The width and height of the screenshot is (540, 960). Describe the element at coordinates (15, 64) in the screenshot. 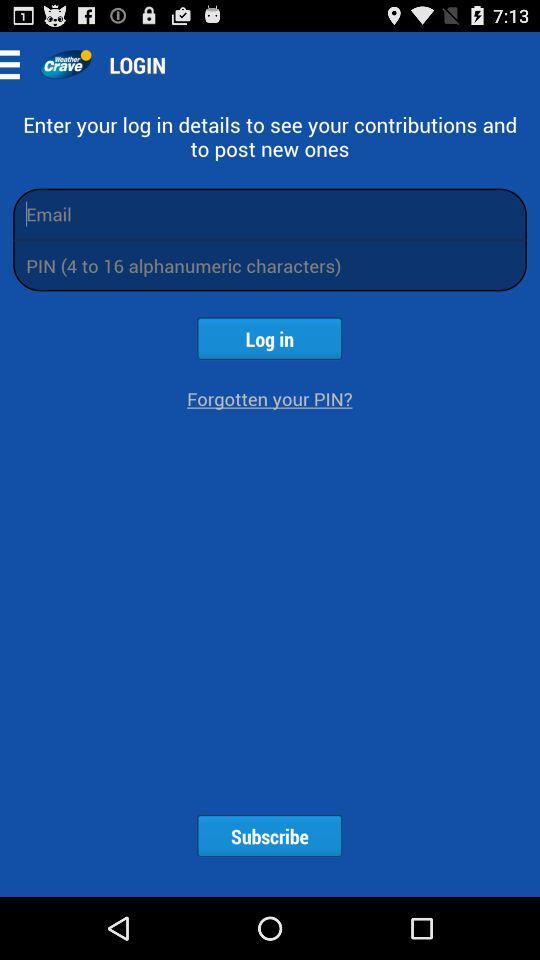

I see `item above the enter your log icon` at that location.